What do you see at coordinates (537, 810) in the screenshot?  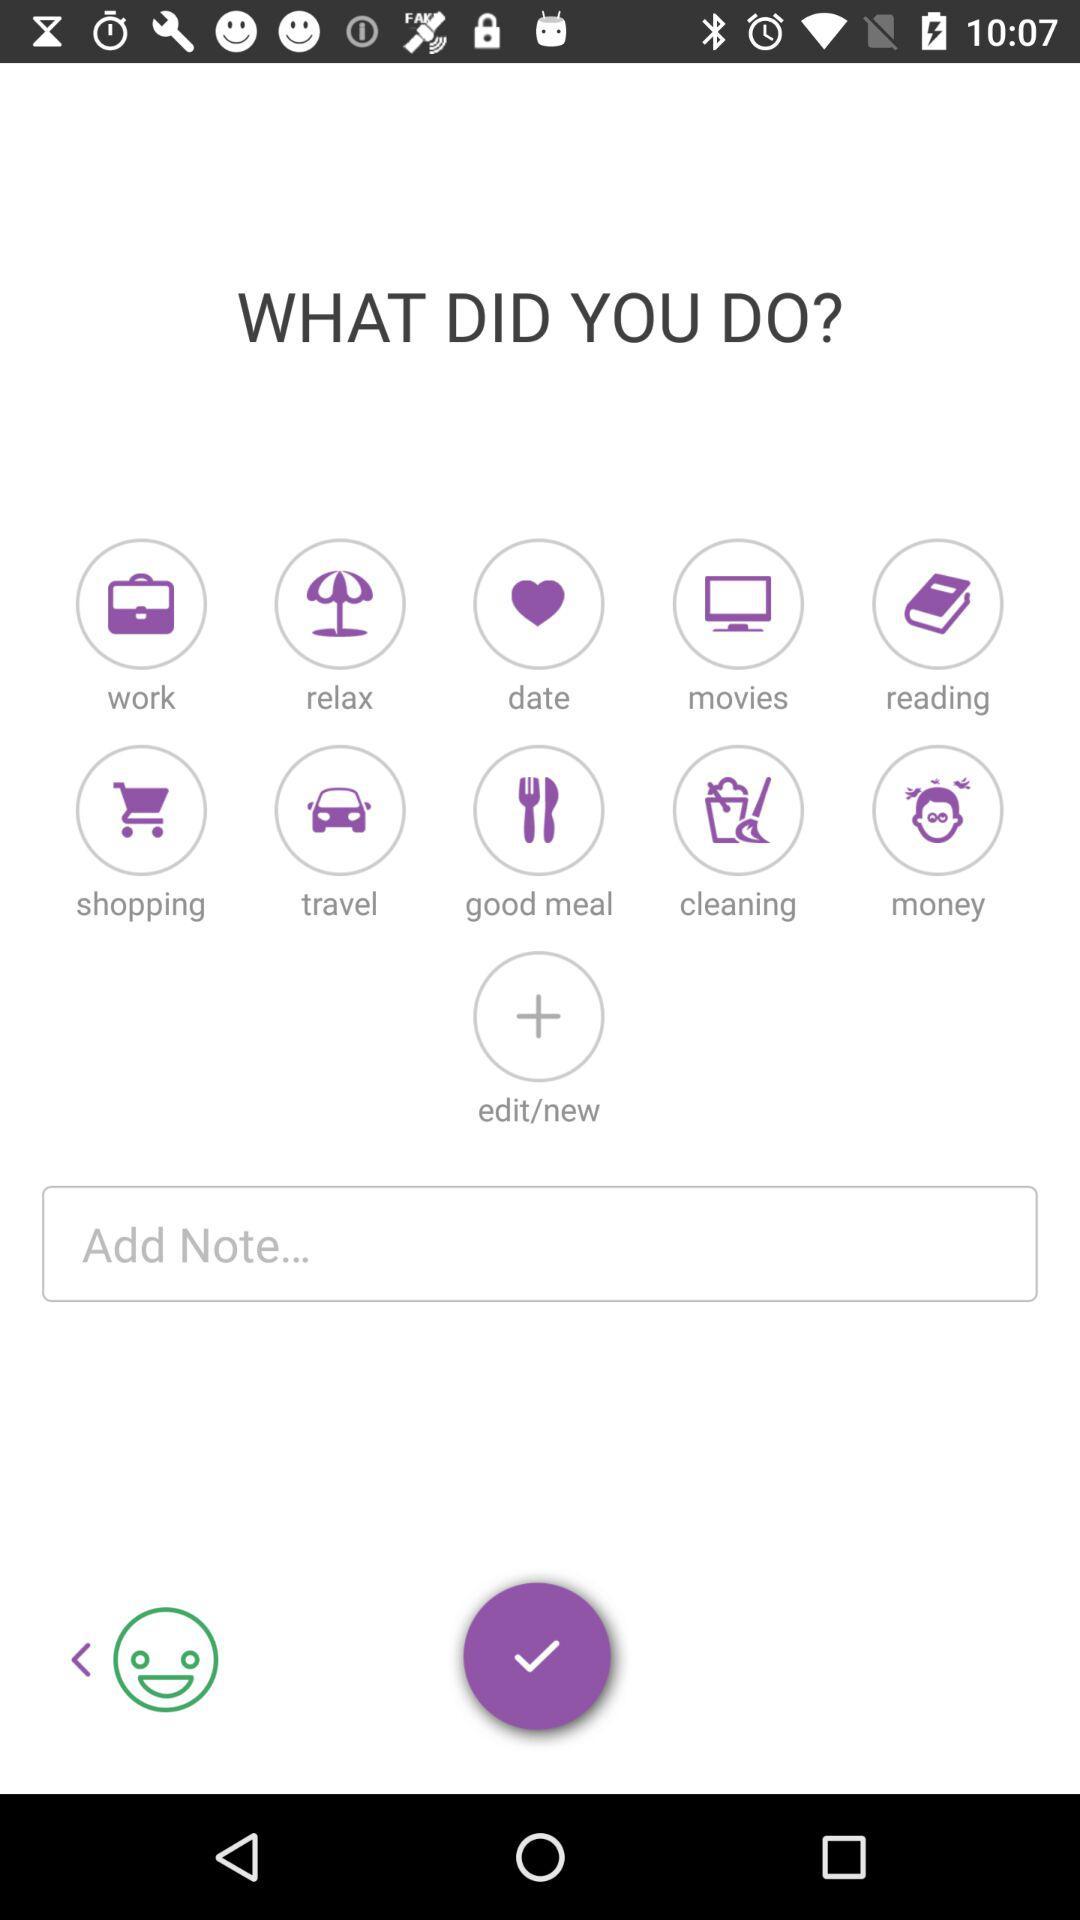 I see `meal` at bounding box center [537, 810].